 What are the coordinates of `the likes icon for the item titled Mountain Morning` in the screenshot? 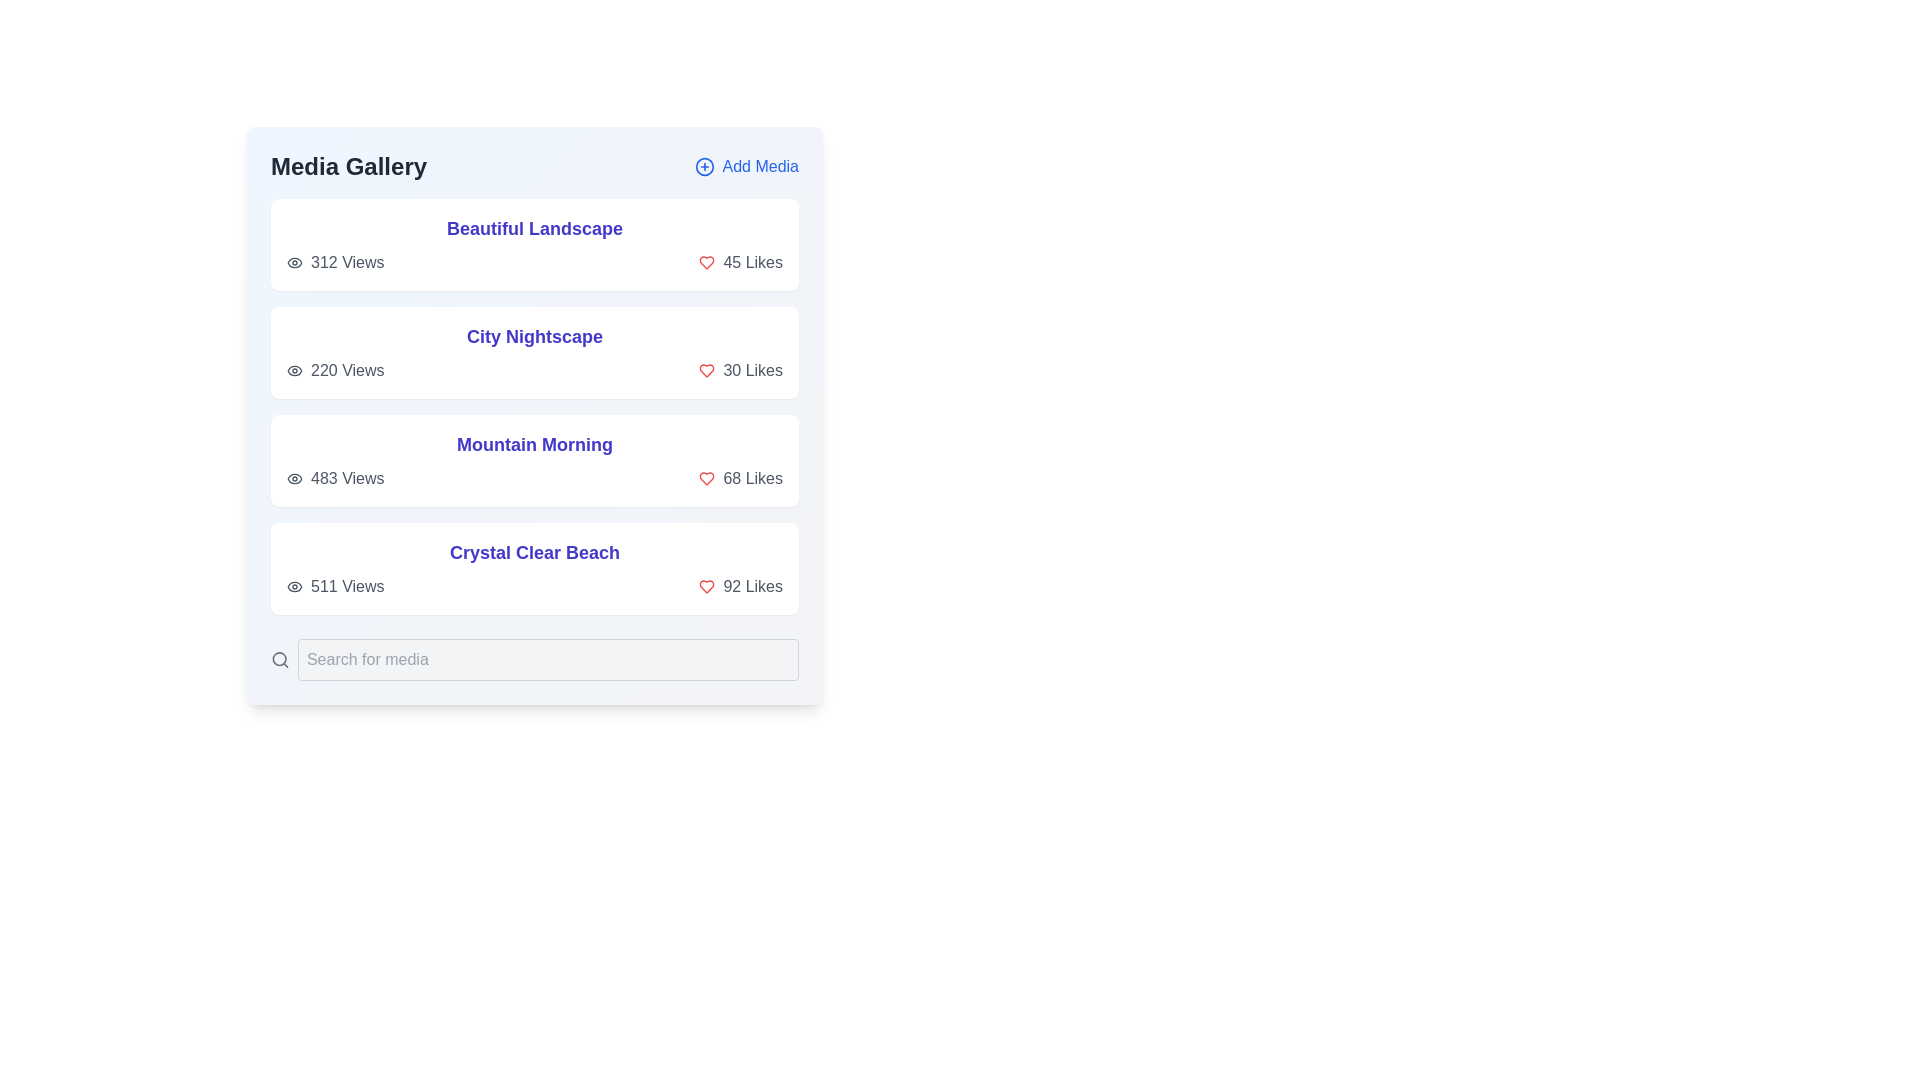 It's located at (706, 478).